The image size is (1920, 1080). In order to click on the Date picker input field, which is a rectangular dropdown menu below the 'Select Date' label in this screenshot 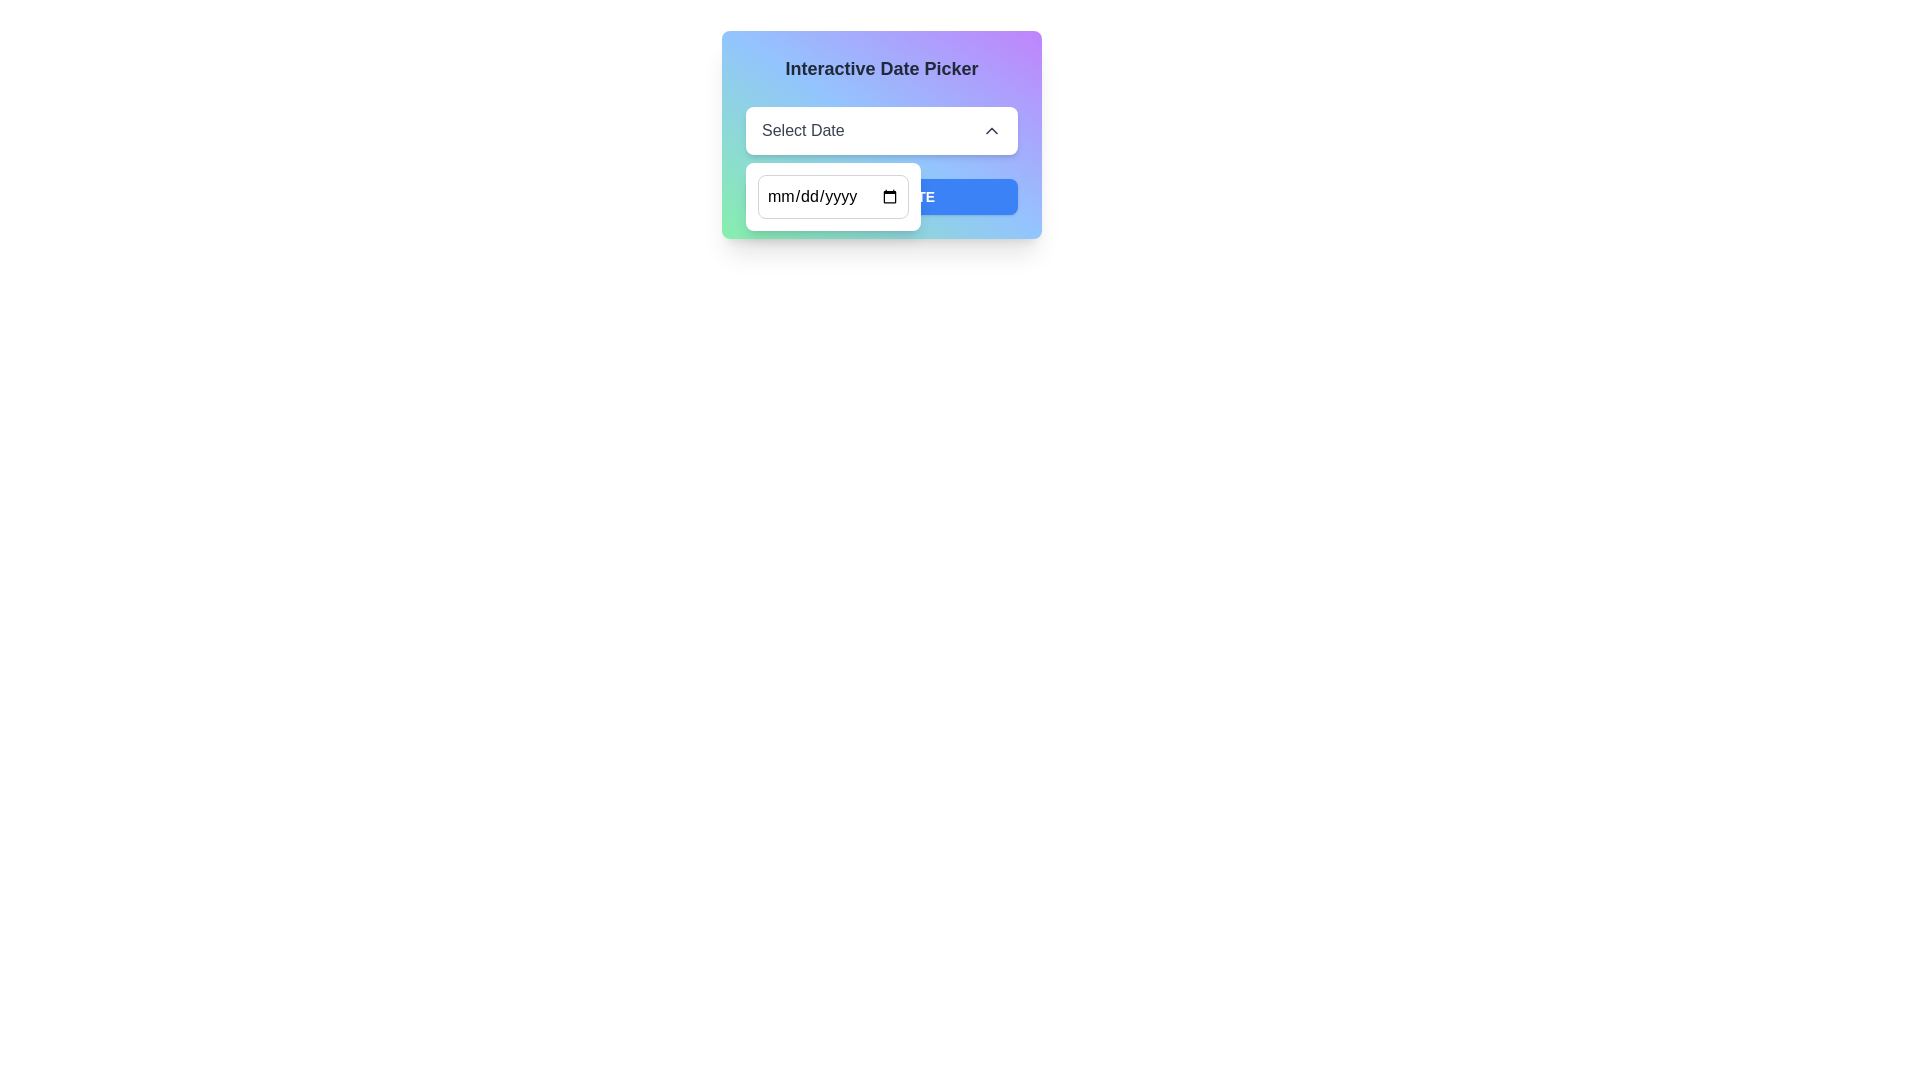, I will do `click(833, 196)`.